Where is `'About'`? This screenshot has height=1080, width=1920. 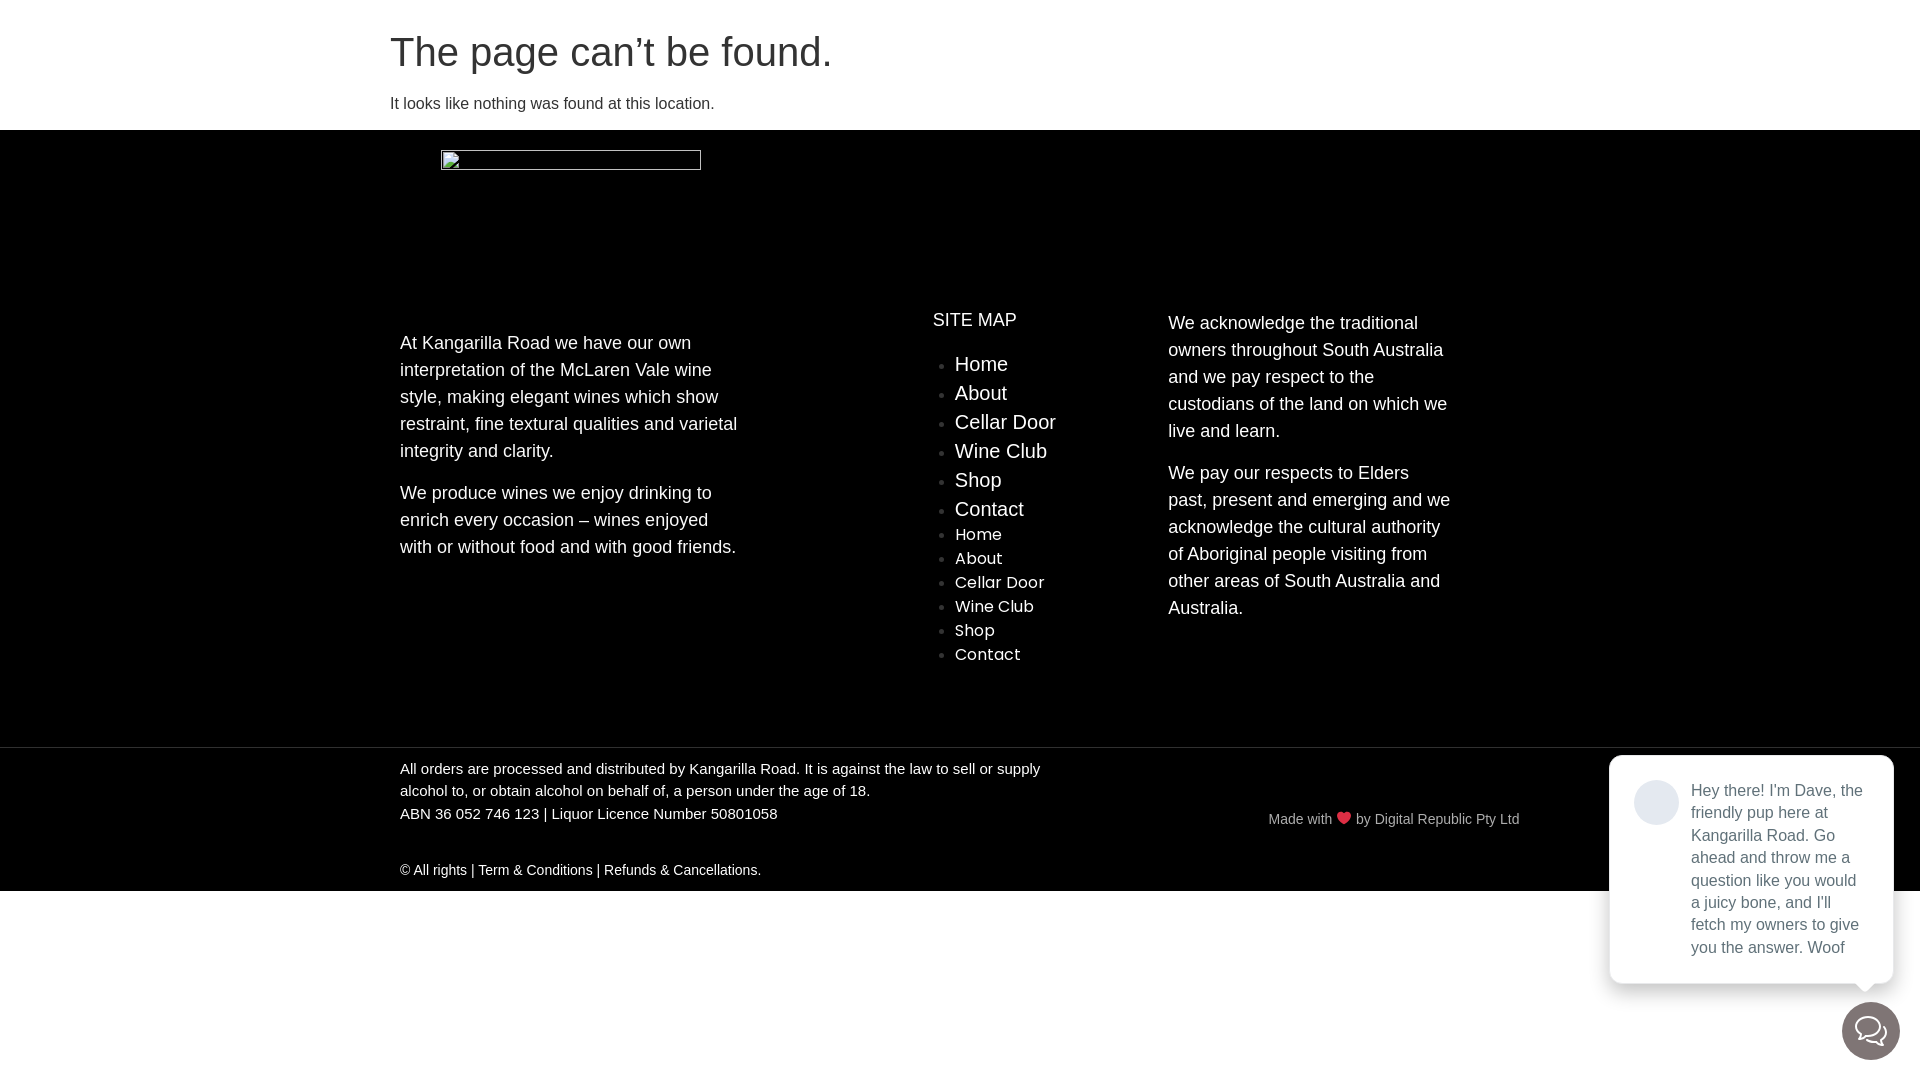
'About' is located at coordinates (980, 393).